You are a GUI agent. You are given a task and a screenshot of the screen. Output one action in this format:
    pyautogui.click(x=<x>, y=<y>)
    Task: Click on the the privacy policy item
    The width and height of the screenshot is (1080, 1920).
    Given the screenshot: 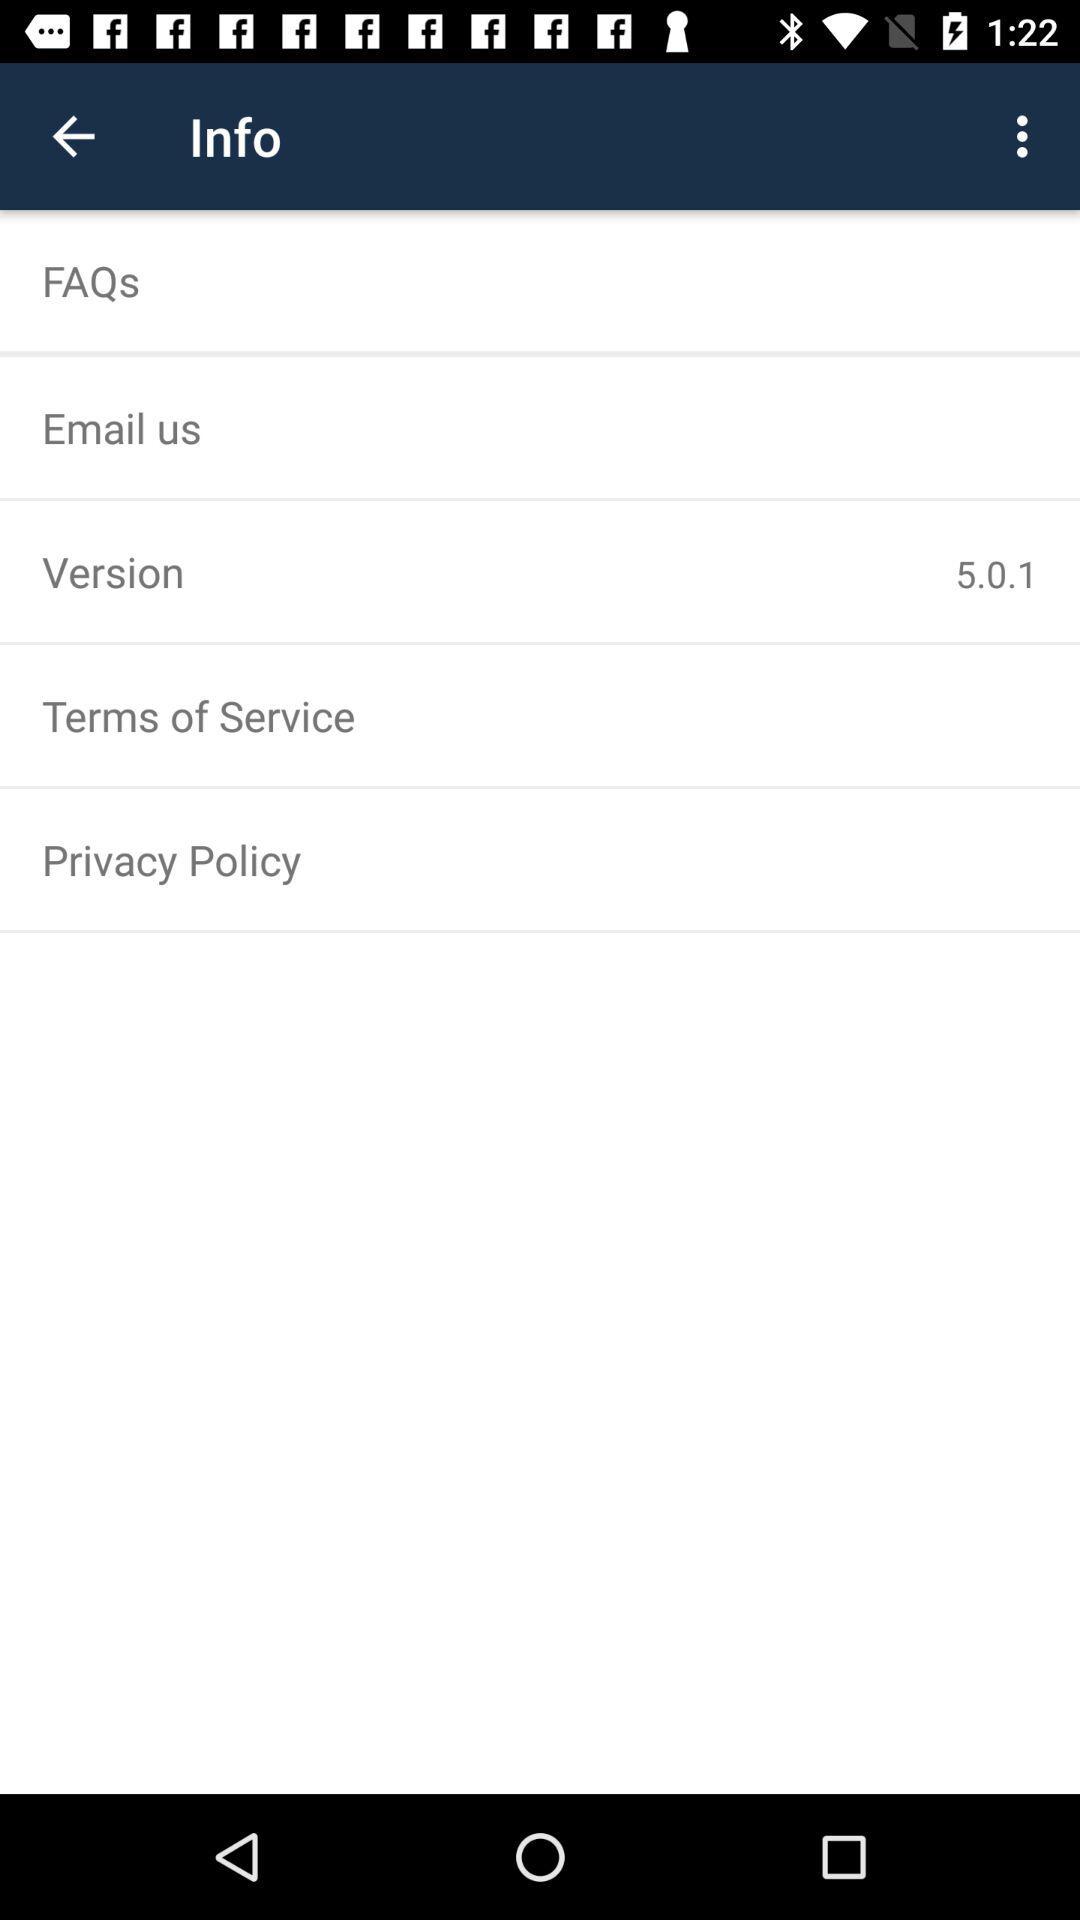 What is the action you would take?
    pyautogui.click(x=540, y=859)
    